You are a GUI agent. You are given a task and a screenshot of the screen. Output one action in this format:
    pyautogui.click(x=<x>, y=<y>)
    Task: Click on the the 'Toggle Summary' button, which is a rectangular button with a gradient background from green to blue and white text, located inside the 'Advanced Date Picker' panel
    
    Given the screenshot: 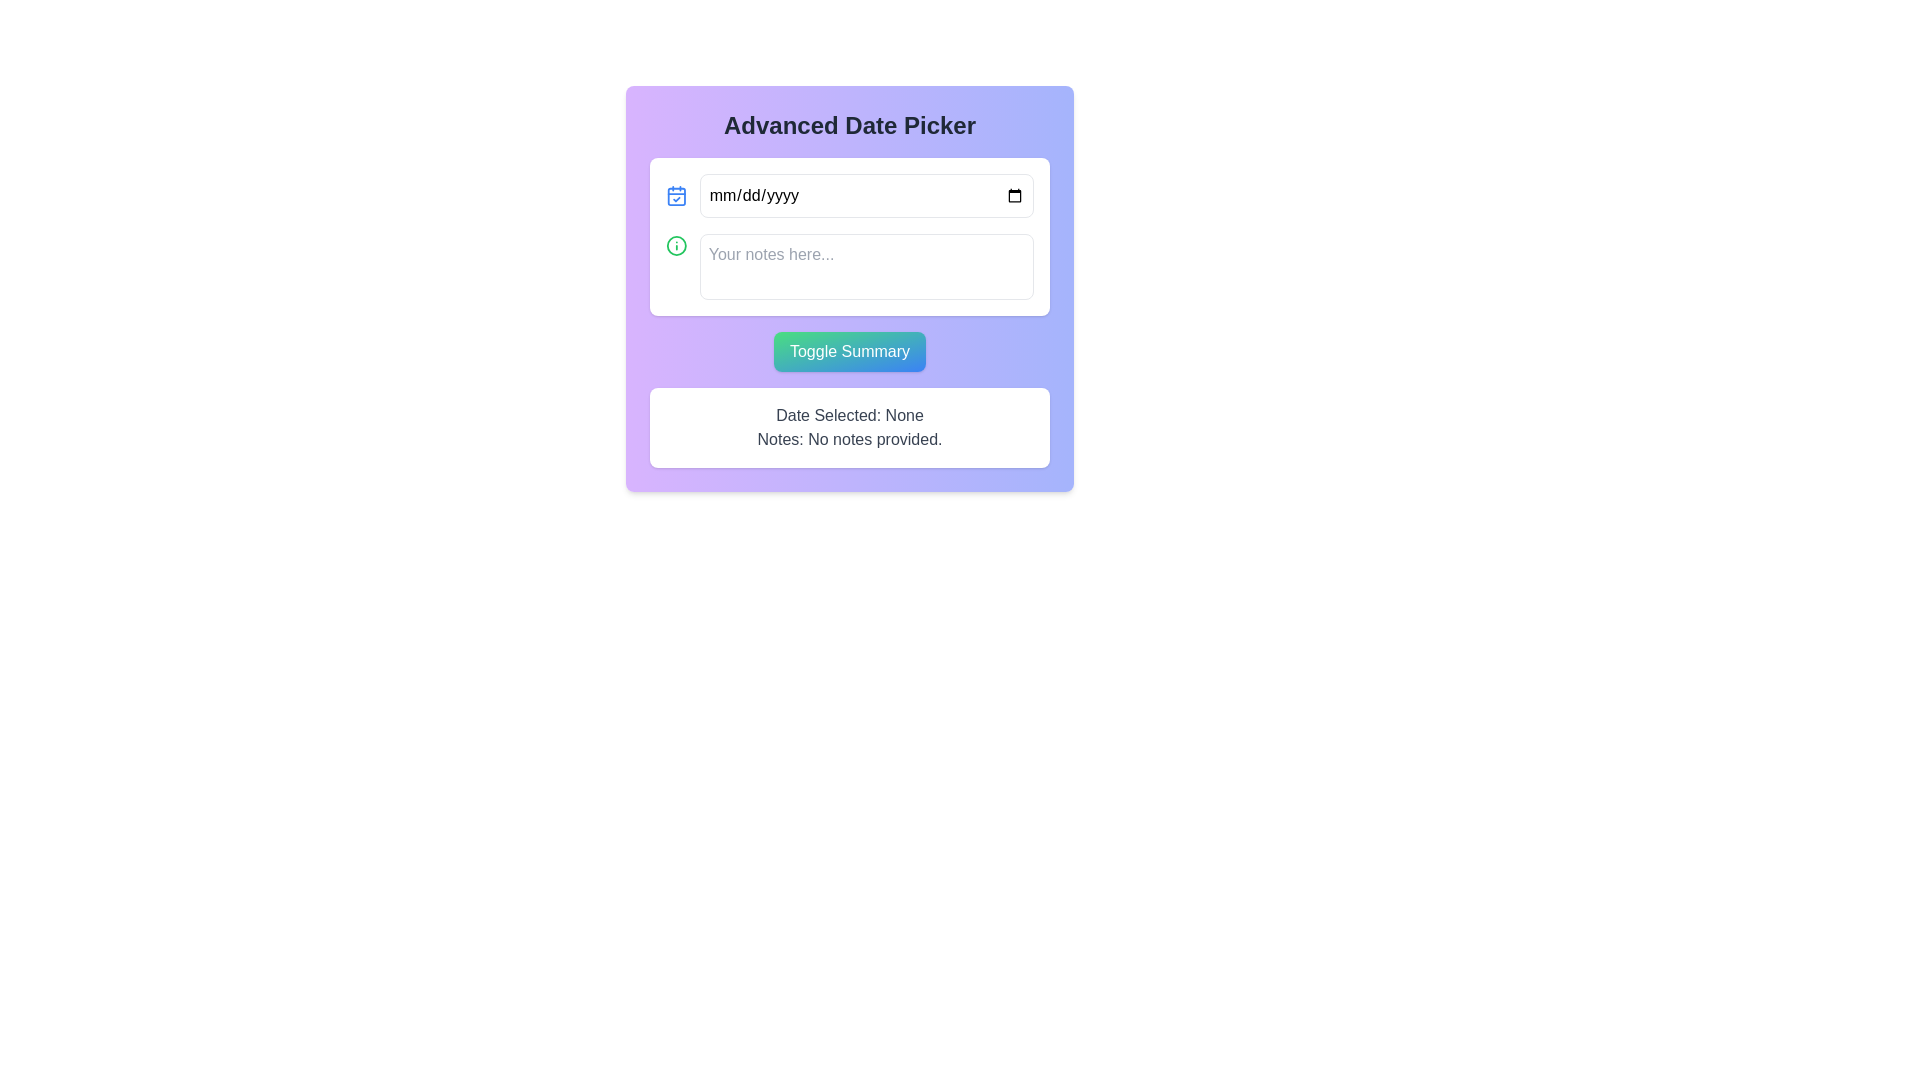 What is the action you would take?
    pyautogui.click(x=849, y=350)
    